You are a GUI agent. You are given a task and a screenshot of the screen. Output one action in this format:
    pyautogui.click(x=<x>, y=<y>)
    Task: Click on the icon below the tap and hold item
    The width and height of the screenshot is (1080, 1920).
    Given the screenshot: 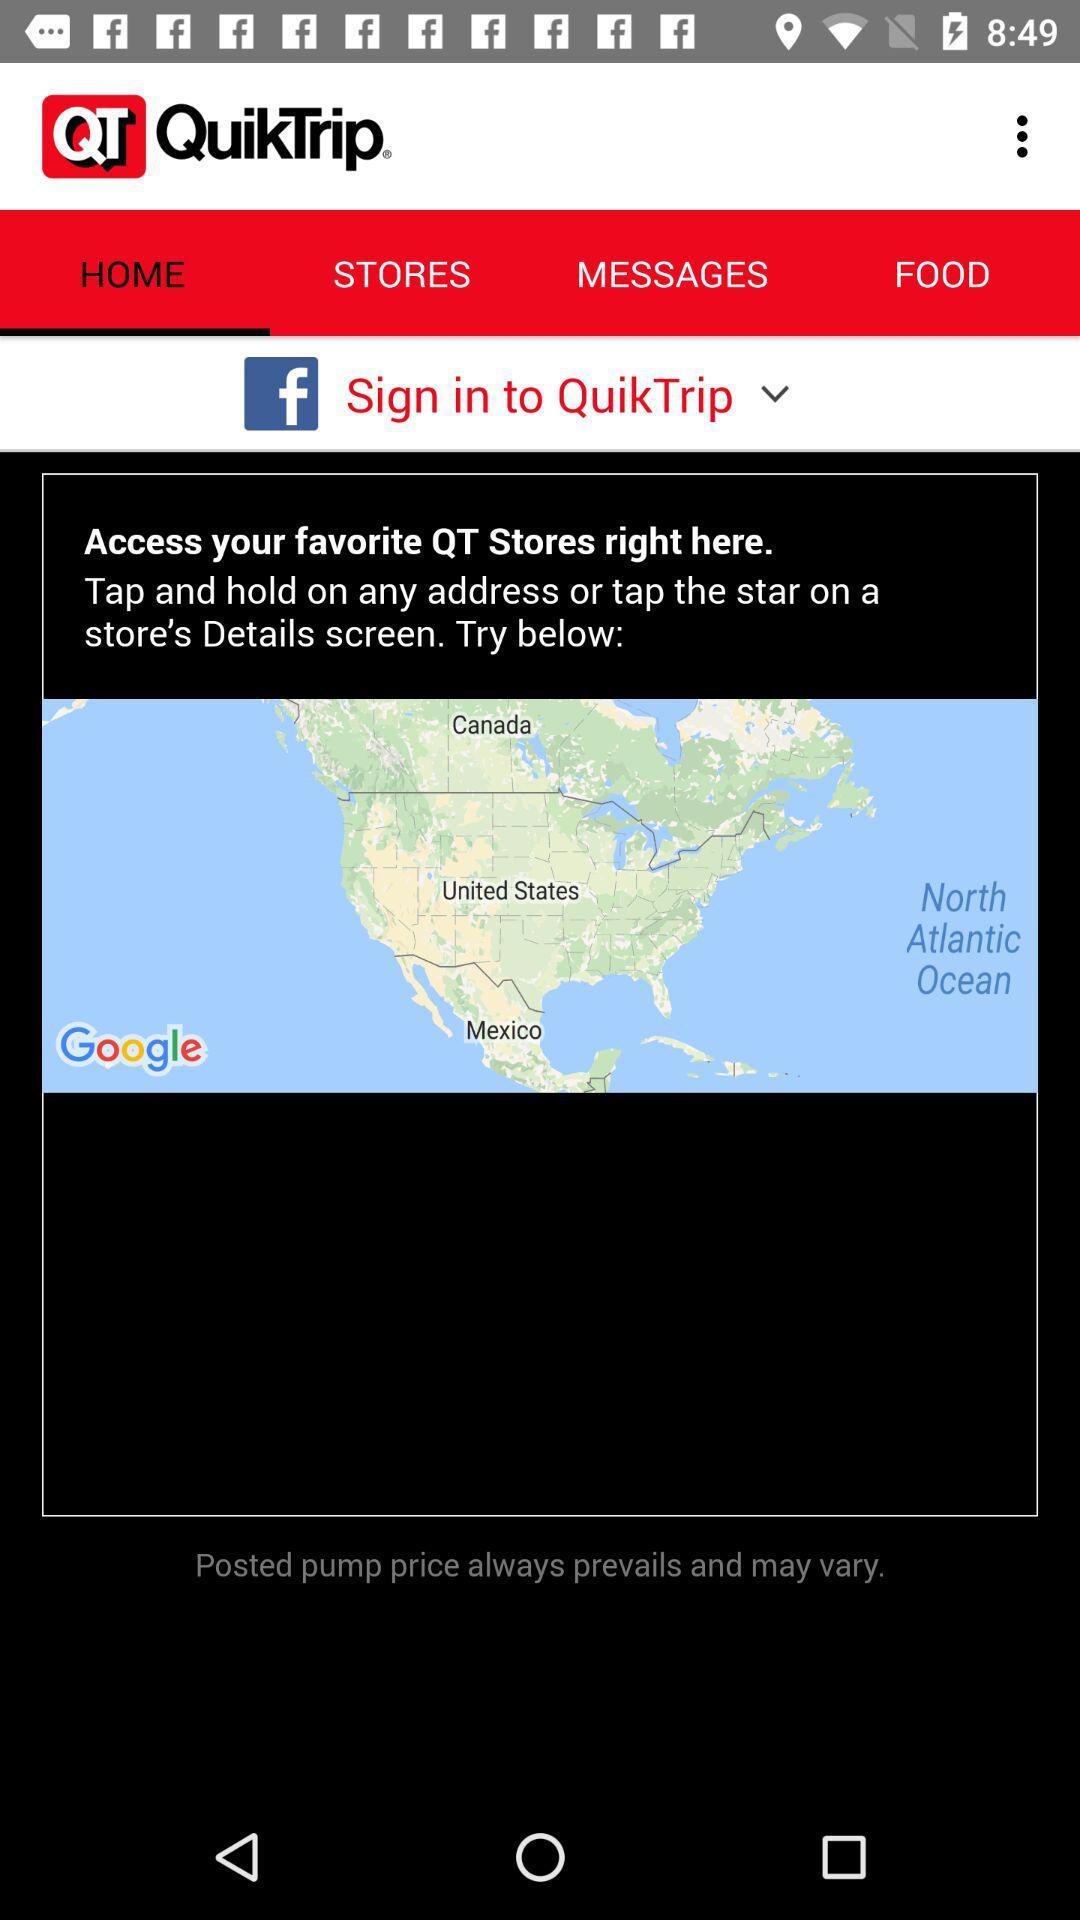 What is the action you would take?
    pyautogui.click(x=540, y=894)
    